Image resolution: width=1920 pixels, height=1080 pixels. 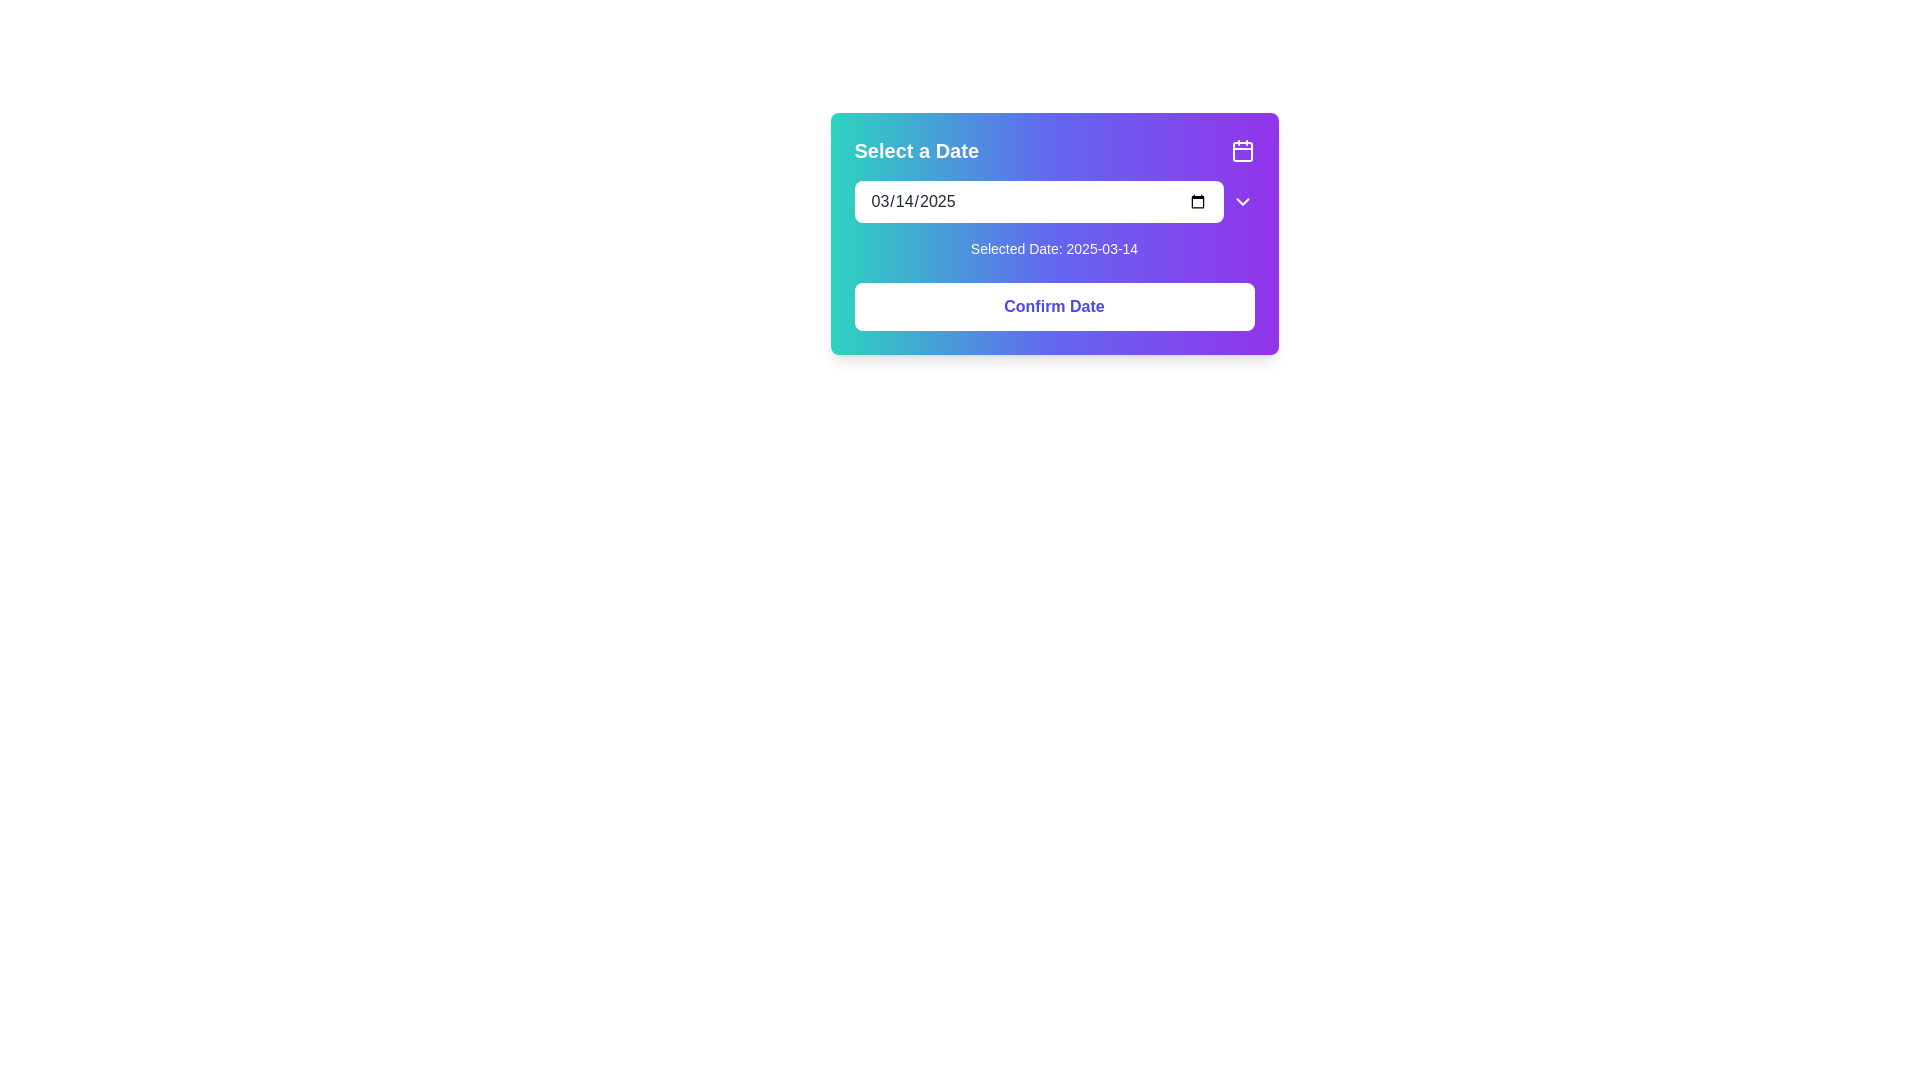 I want to click on the rounded rectangle shape inside the calendar icon located in the upper-right corner of the modal dialog, so click(x=1241, y=150).